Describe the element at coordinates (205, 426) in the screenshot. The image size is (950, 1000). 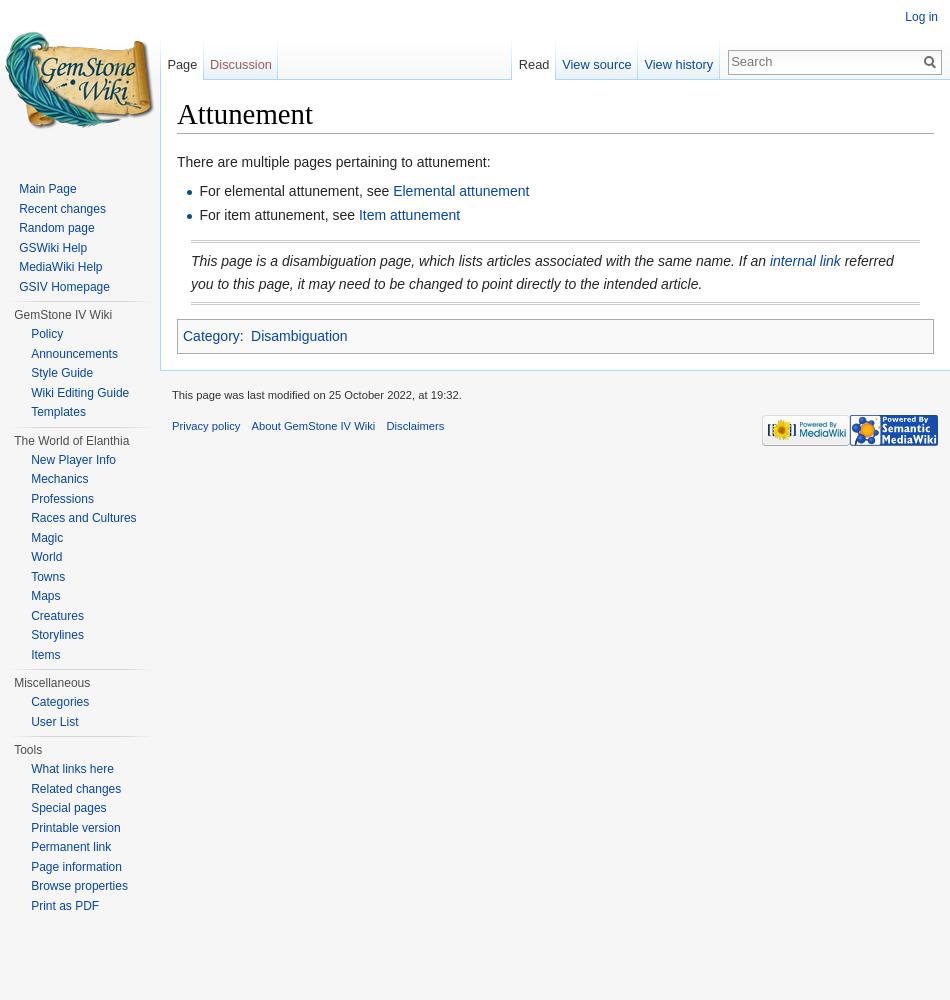
I see `'Privacy policy'` at that location.